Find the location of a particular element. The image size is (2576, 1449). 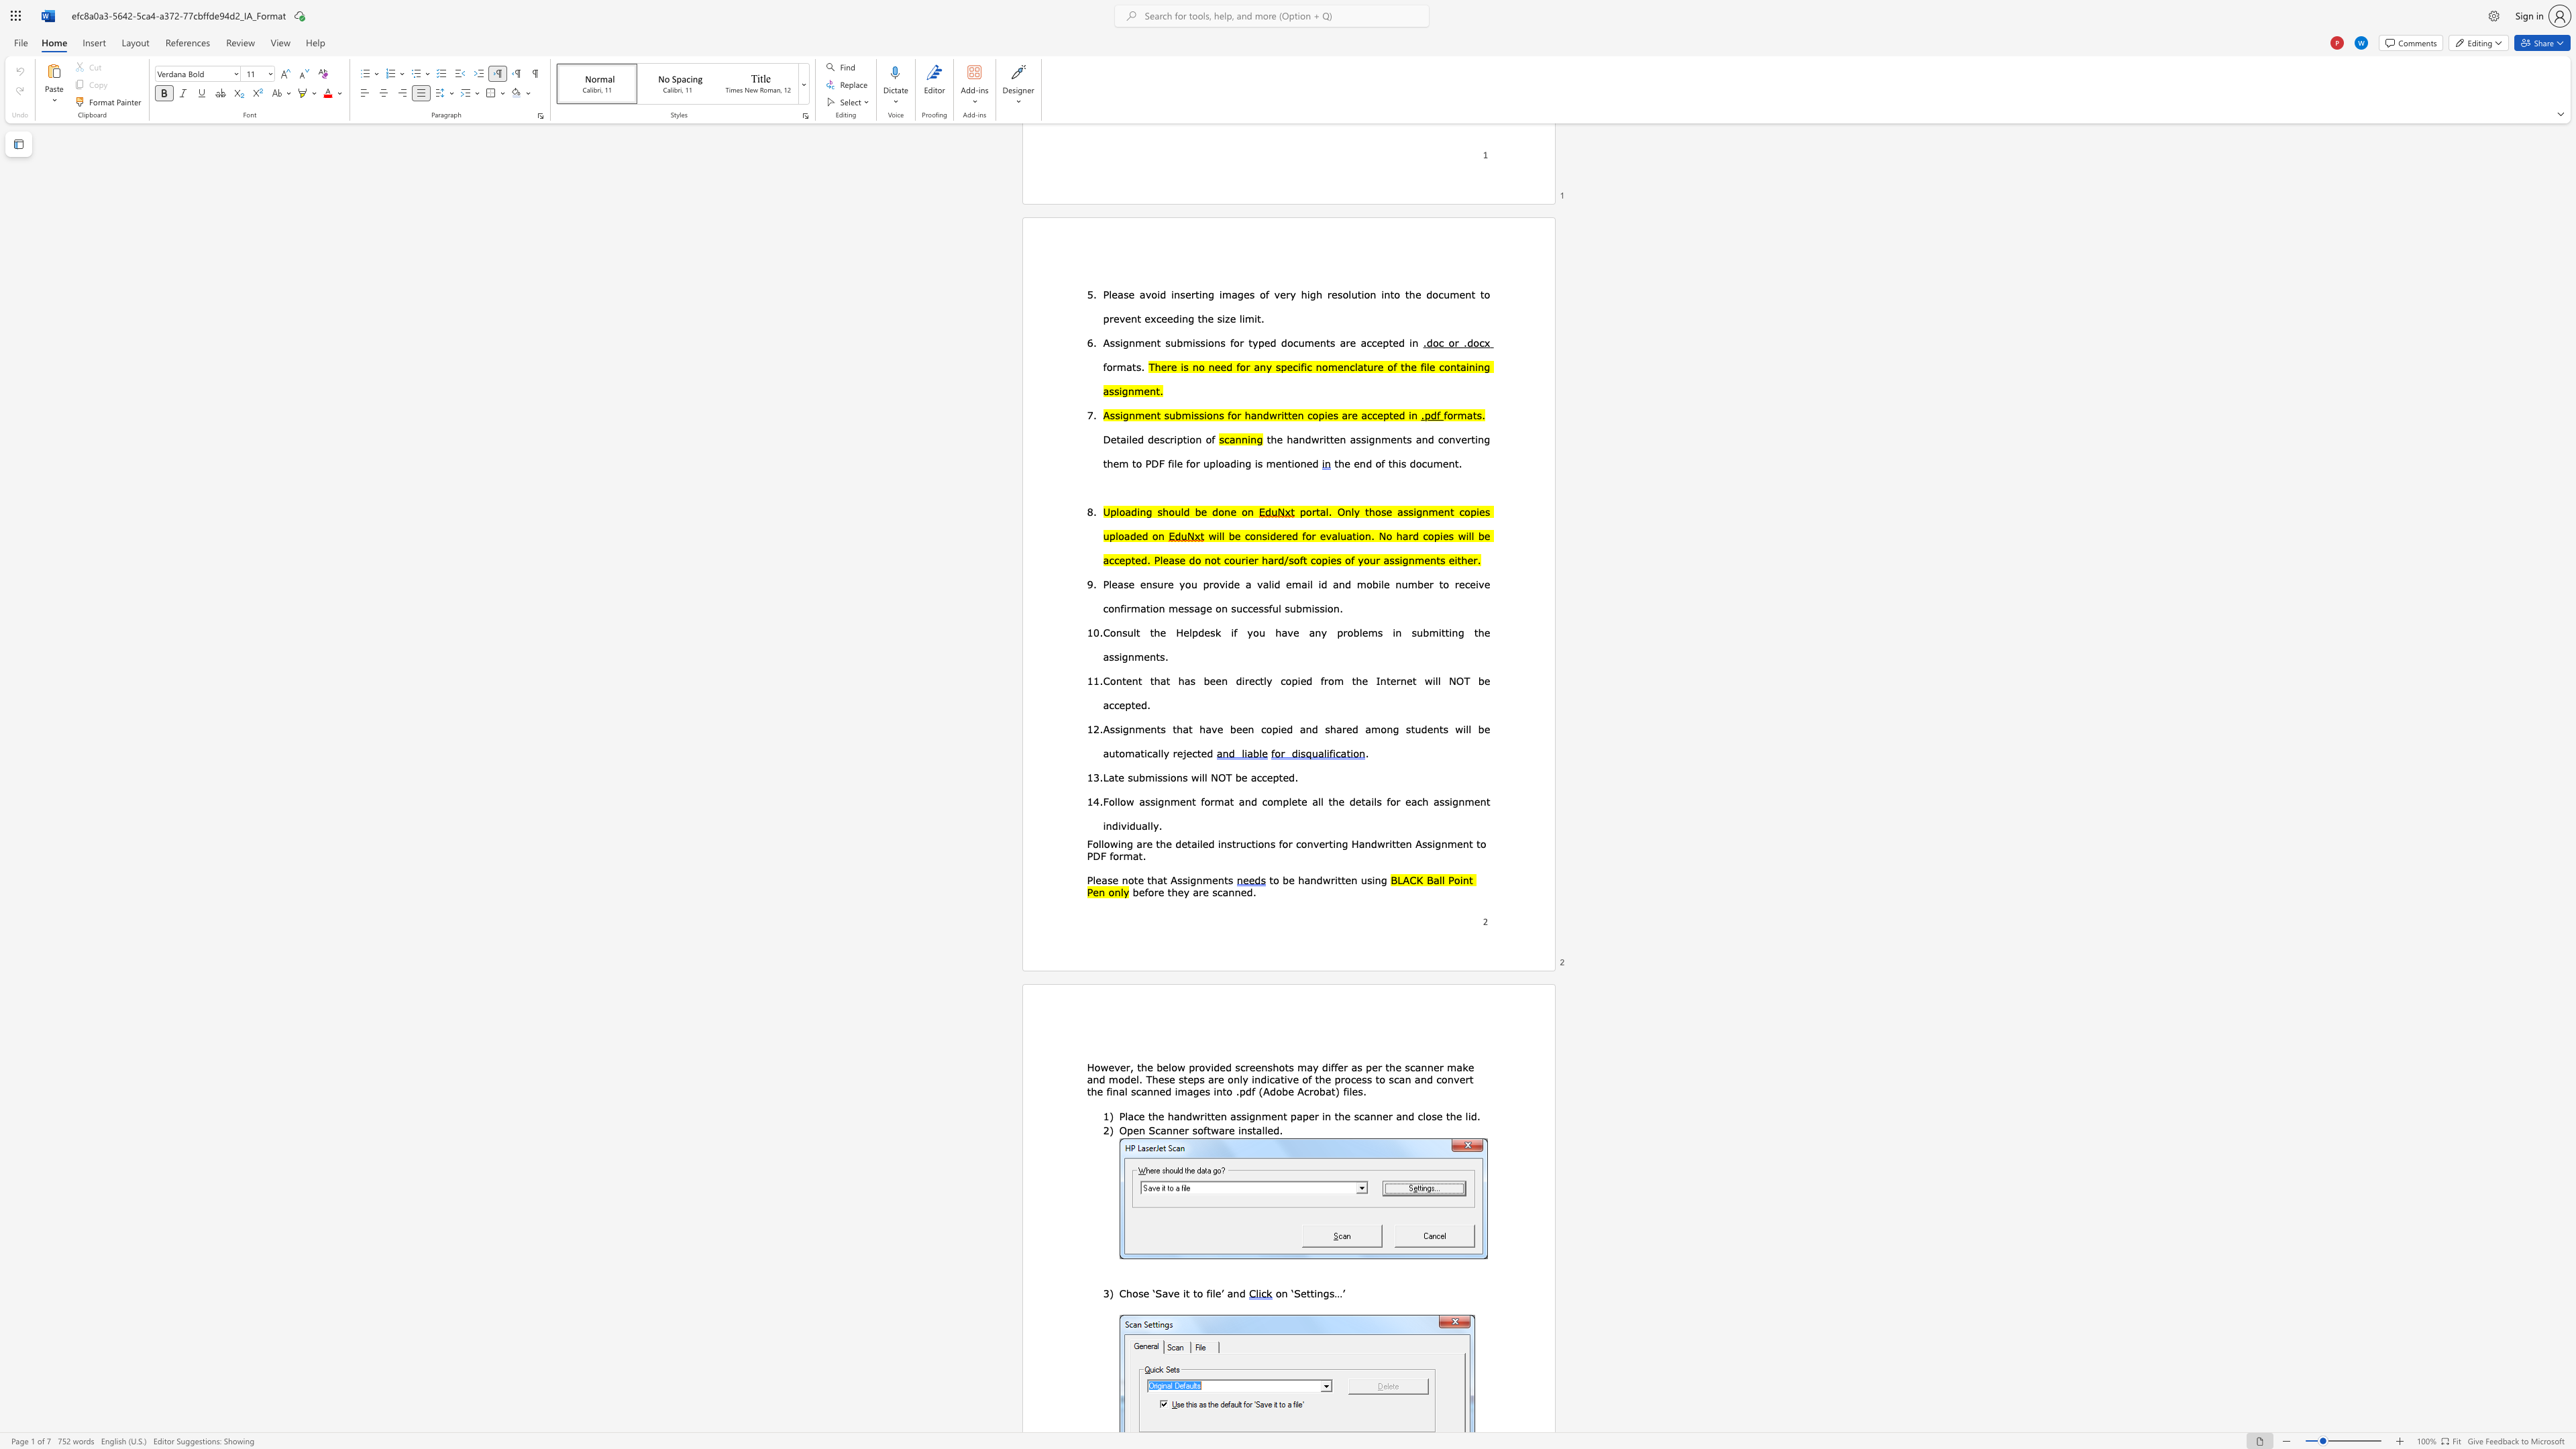

the subset text "or" within the text "nstructions for" is located at coordinates (1281, 843).